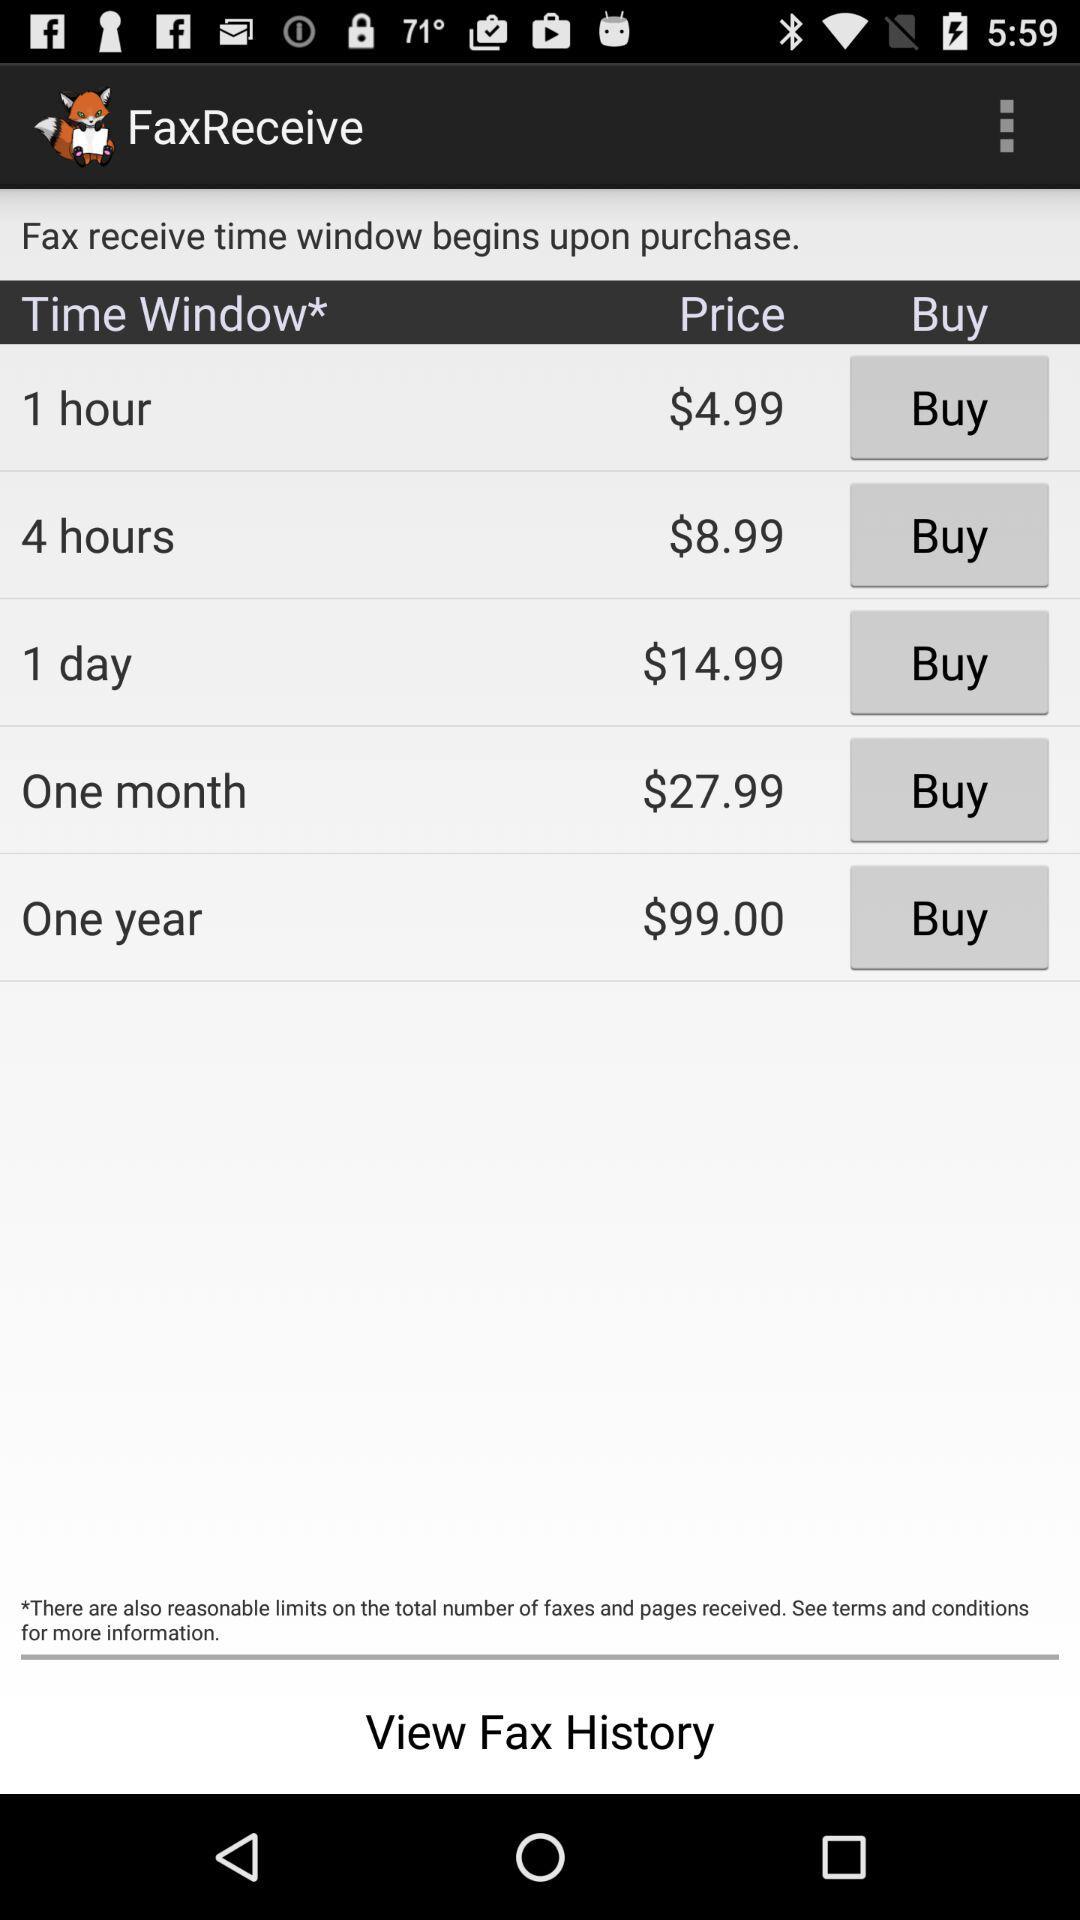 Image resolution: width=1080 pixels, height=1920 pixels. Describe the element at coordinates (265, 788) in the screenshot. I see `one month` at that location.